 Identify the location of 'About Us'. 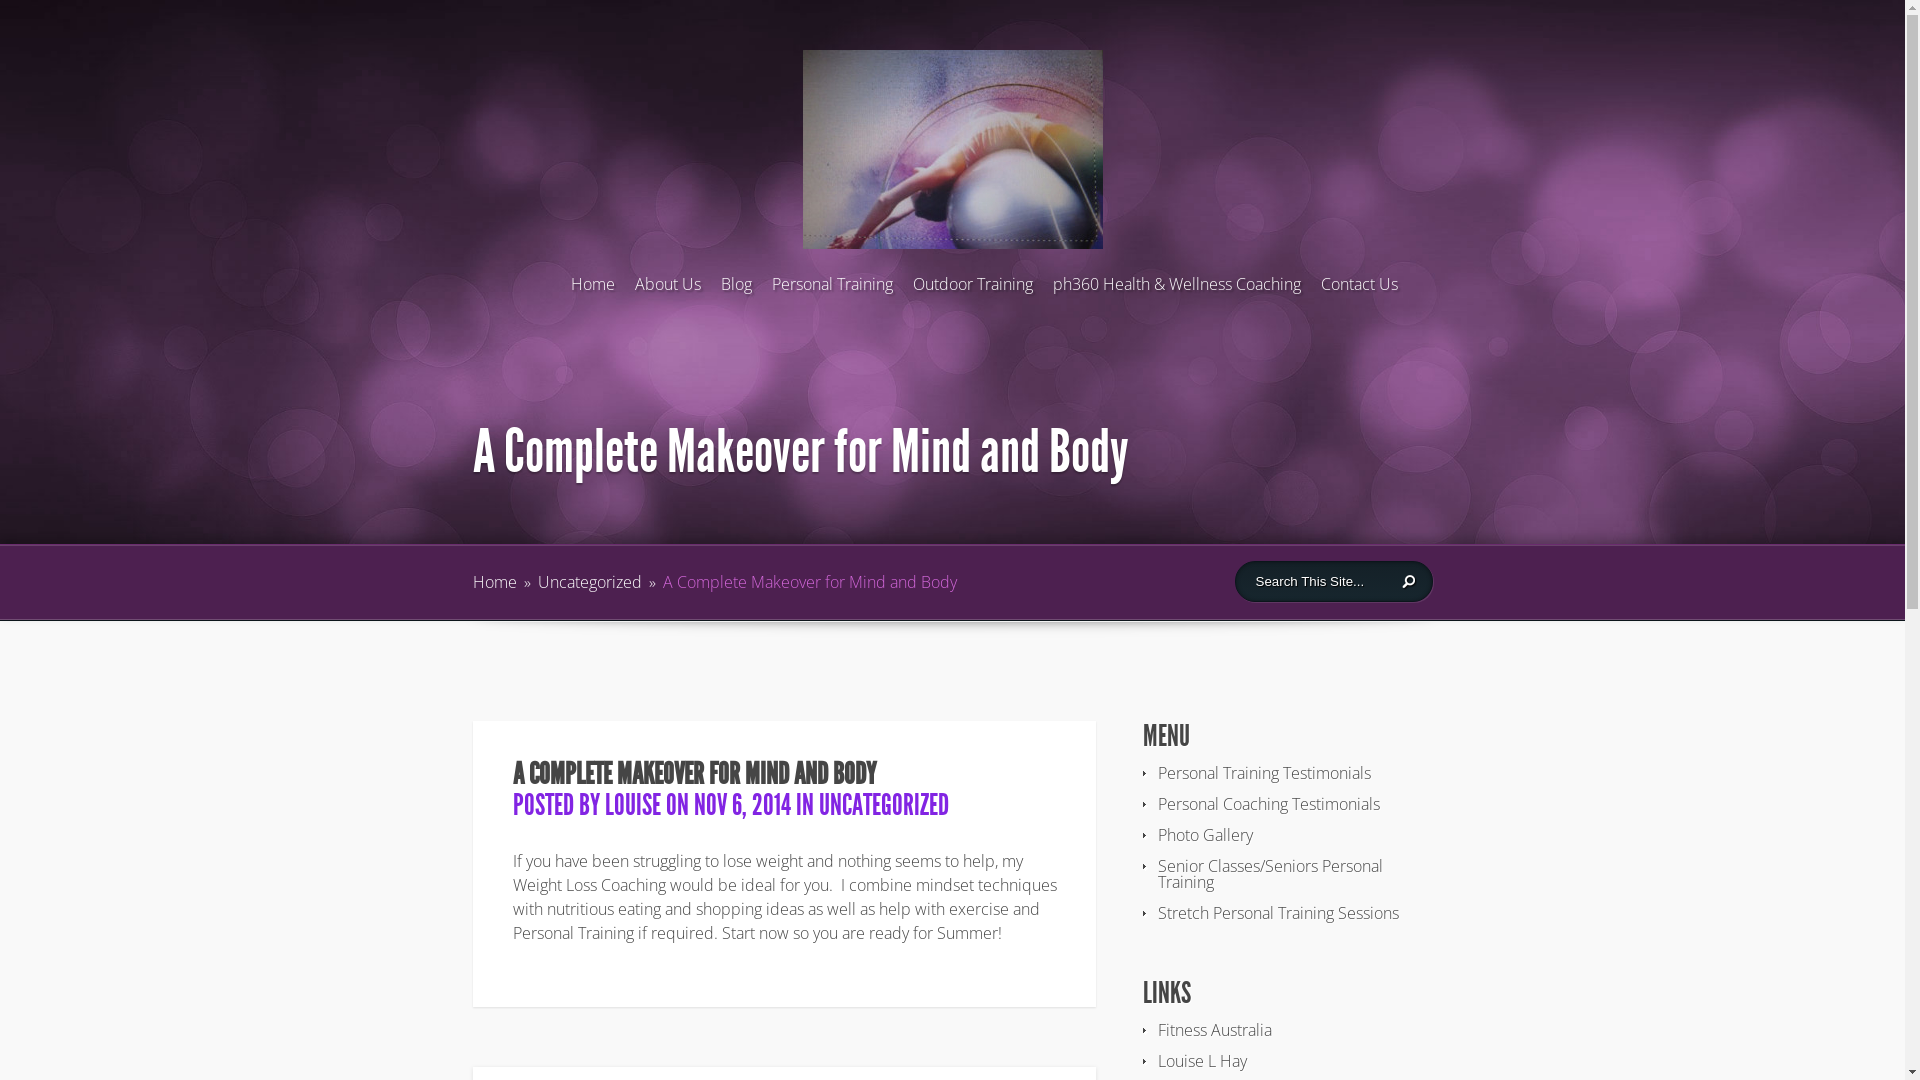
(667, 289).